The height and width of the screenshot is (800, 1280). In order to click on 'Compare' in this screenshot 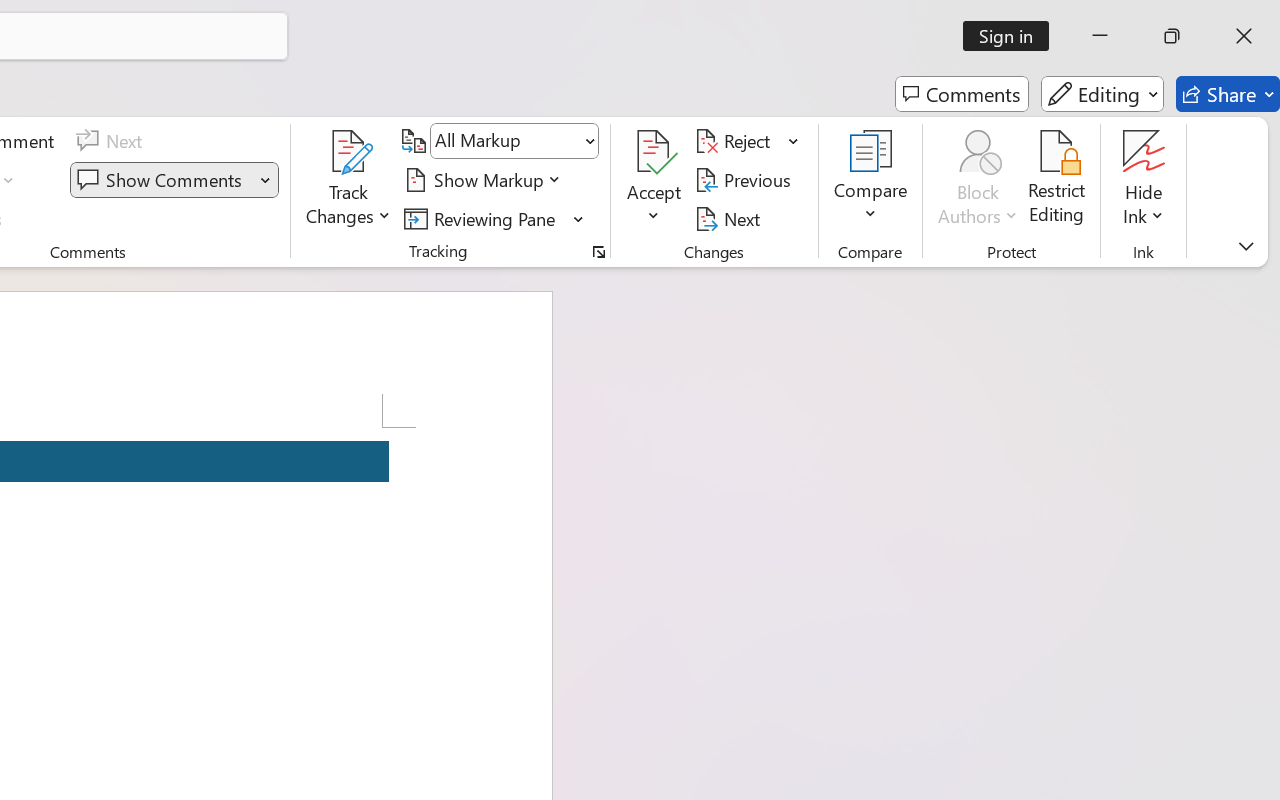, I will do `click(871, 179)`.